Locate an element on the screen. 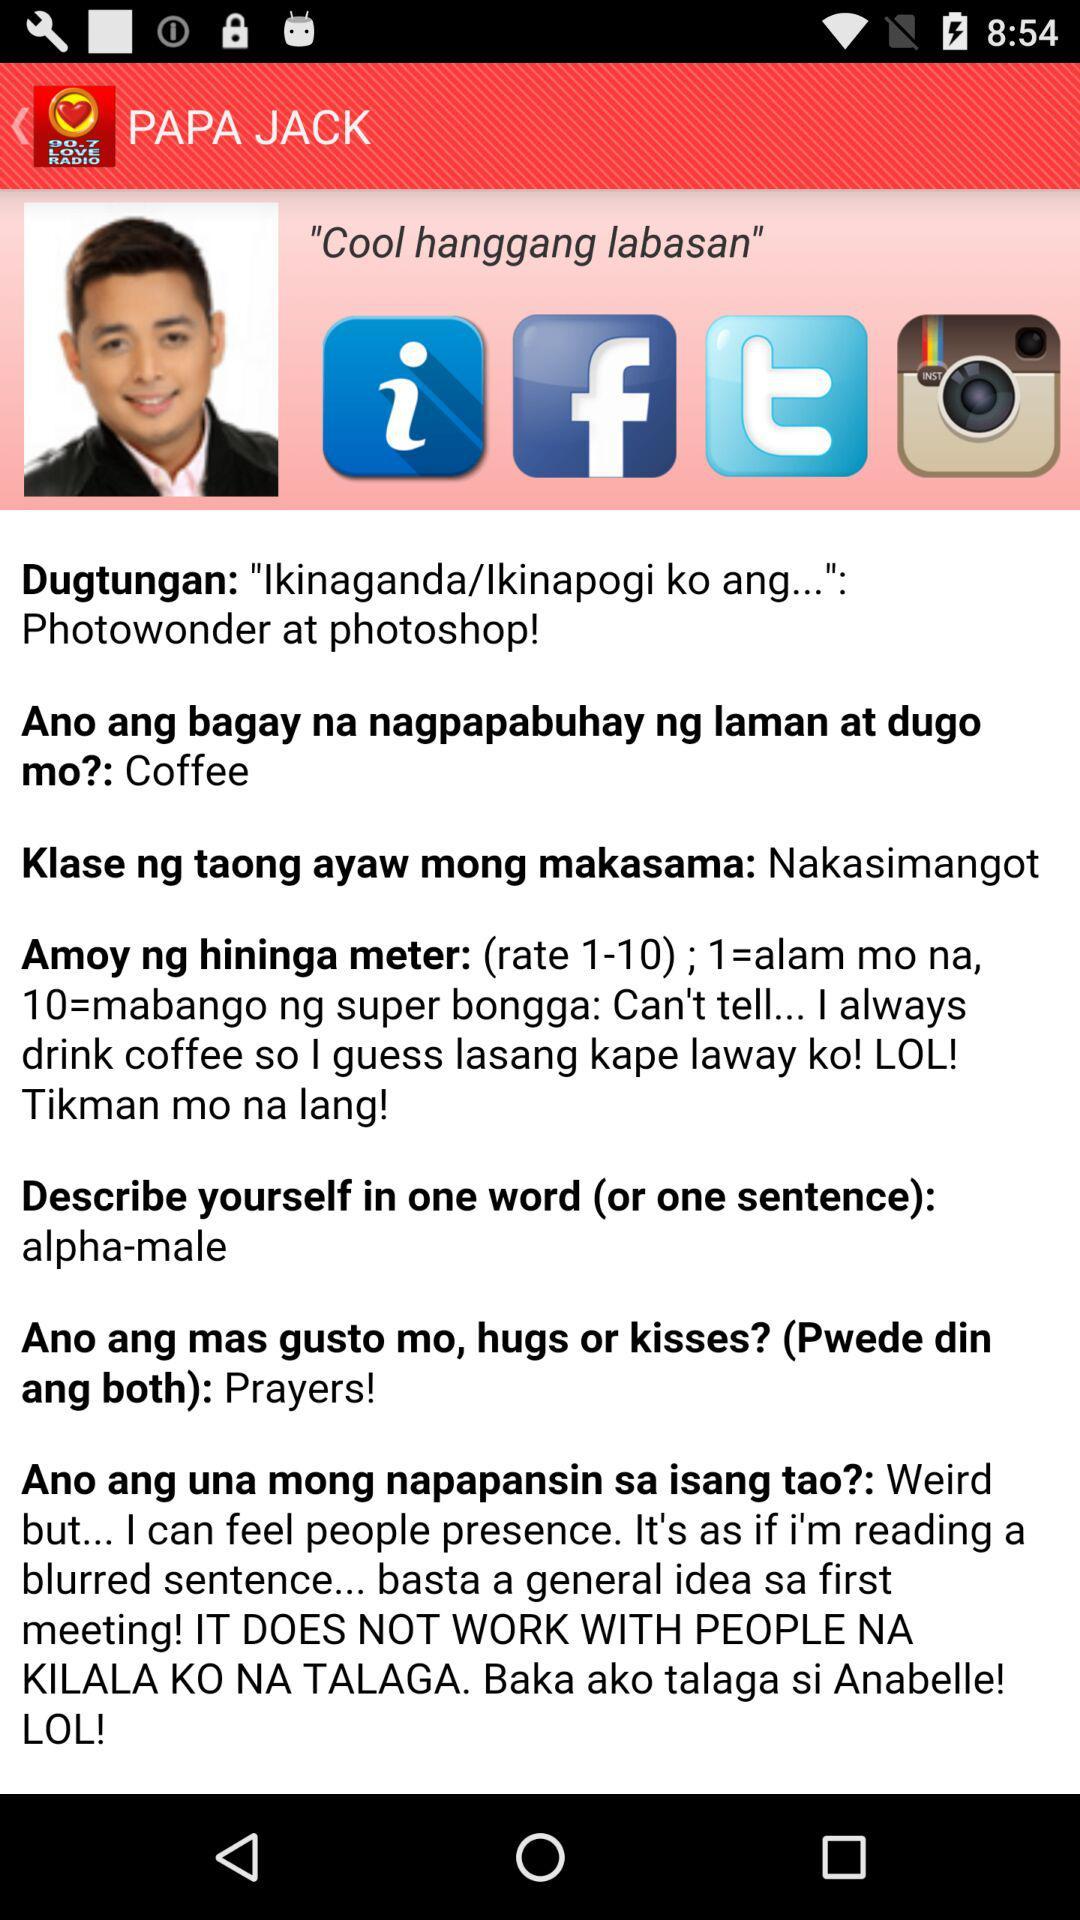  the photo icon is located at coordinates (977, 422).